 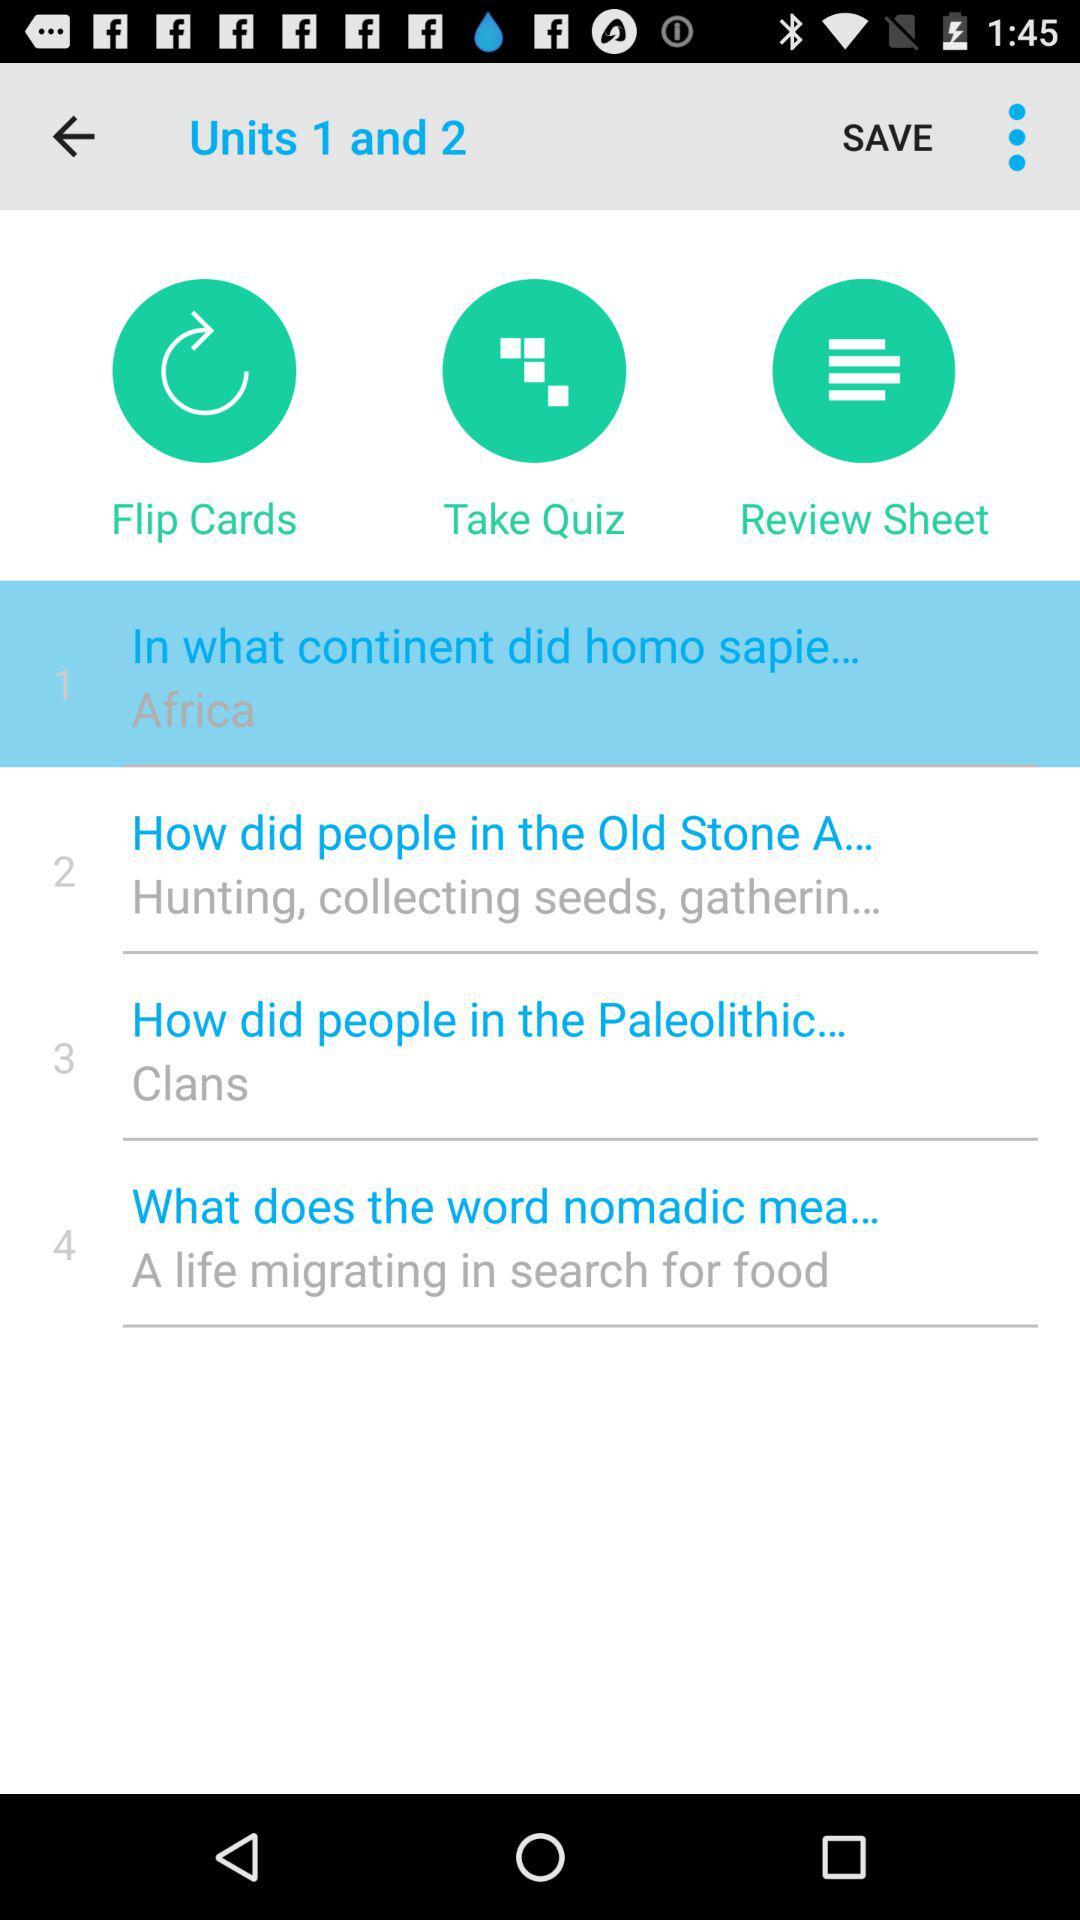 I want to click on the icon to the right of the take quiz icon, so click(x=863, y=517).